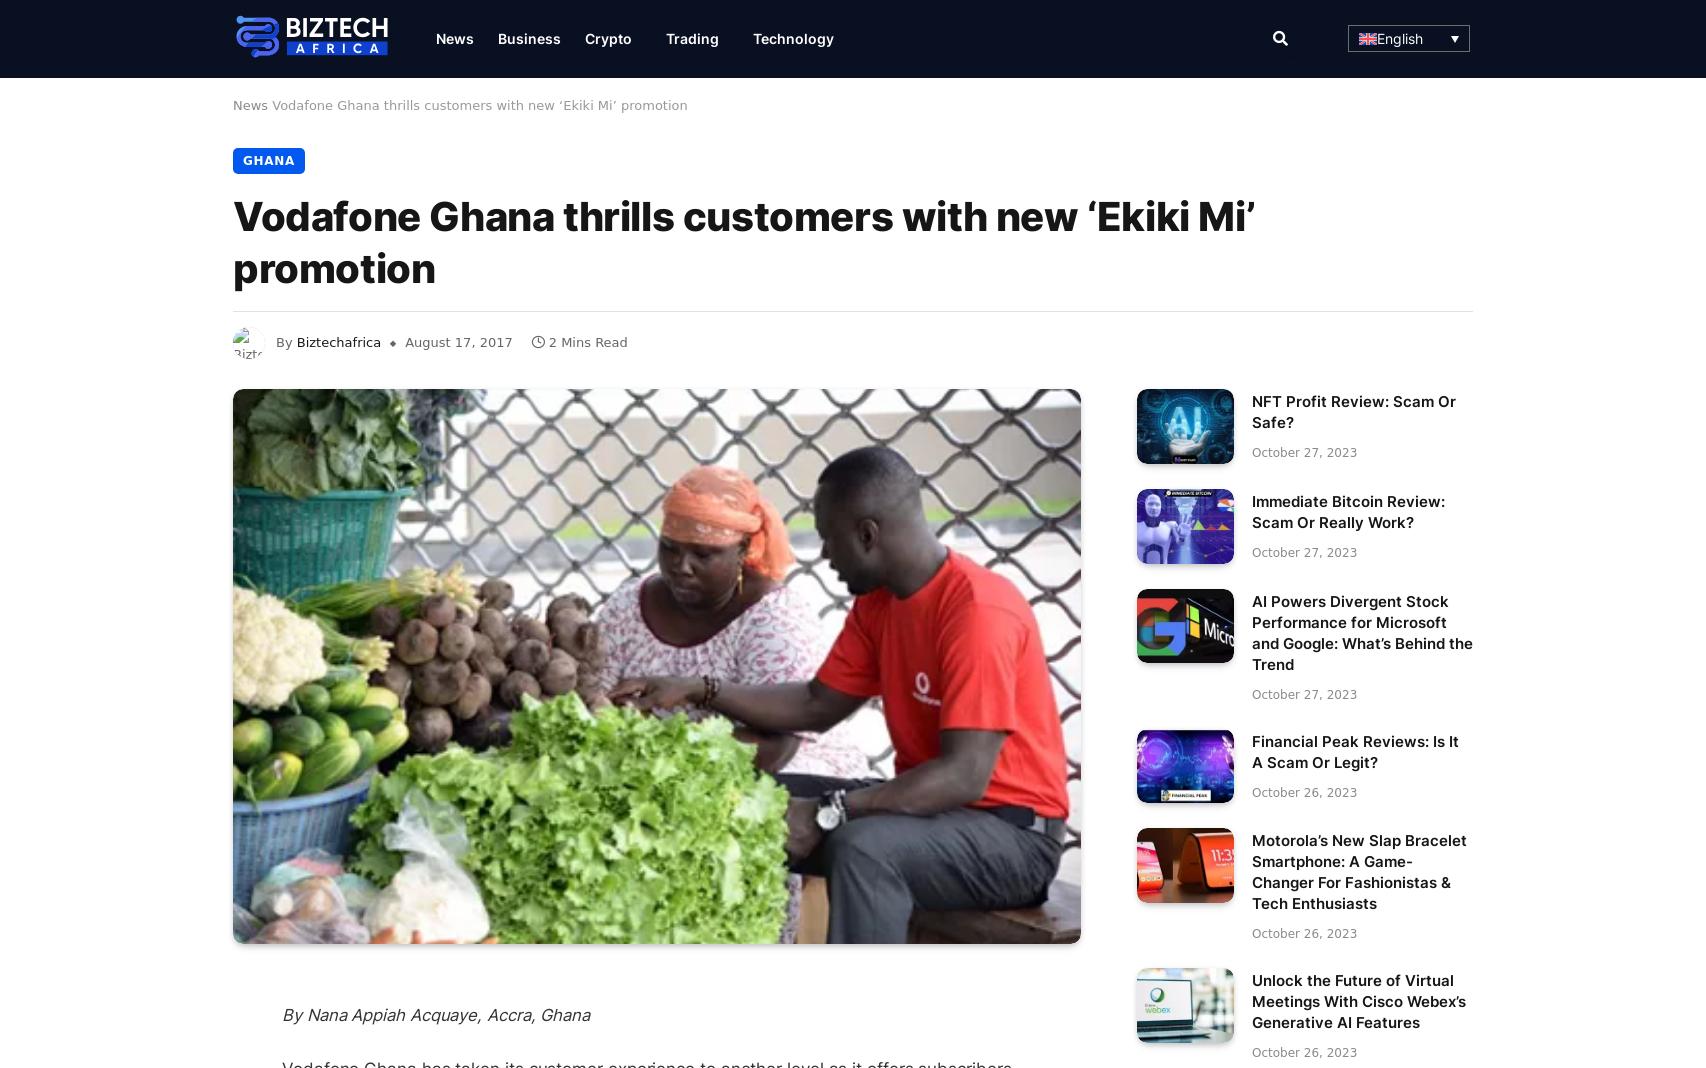  What do you see at coordinates (1090, 211) in the screenshot?
I see `'Bitcoin Prime'` at bounding box center [1090, 211].